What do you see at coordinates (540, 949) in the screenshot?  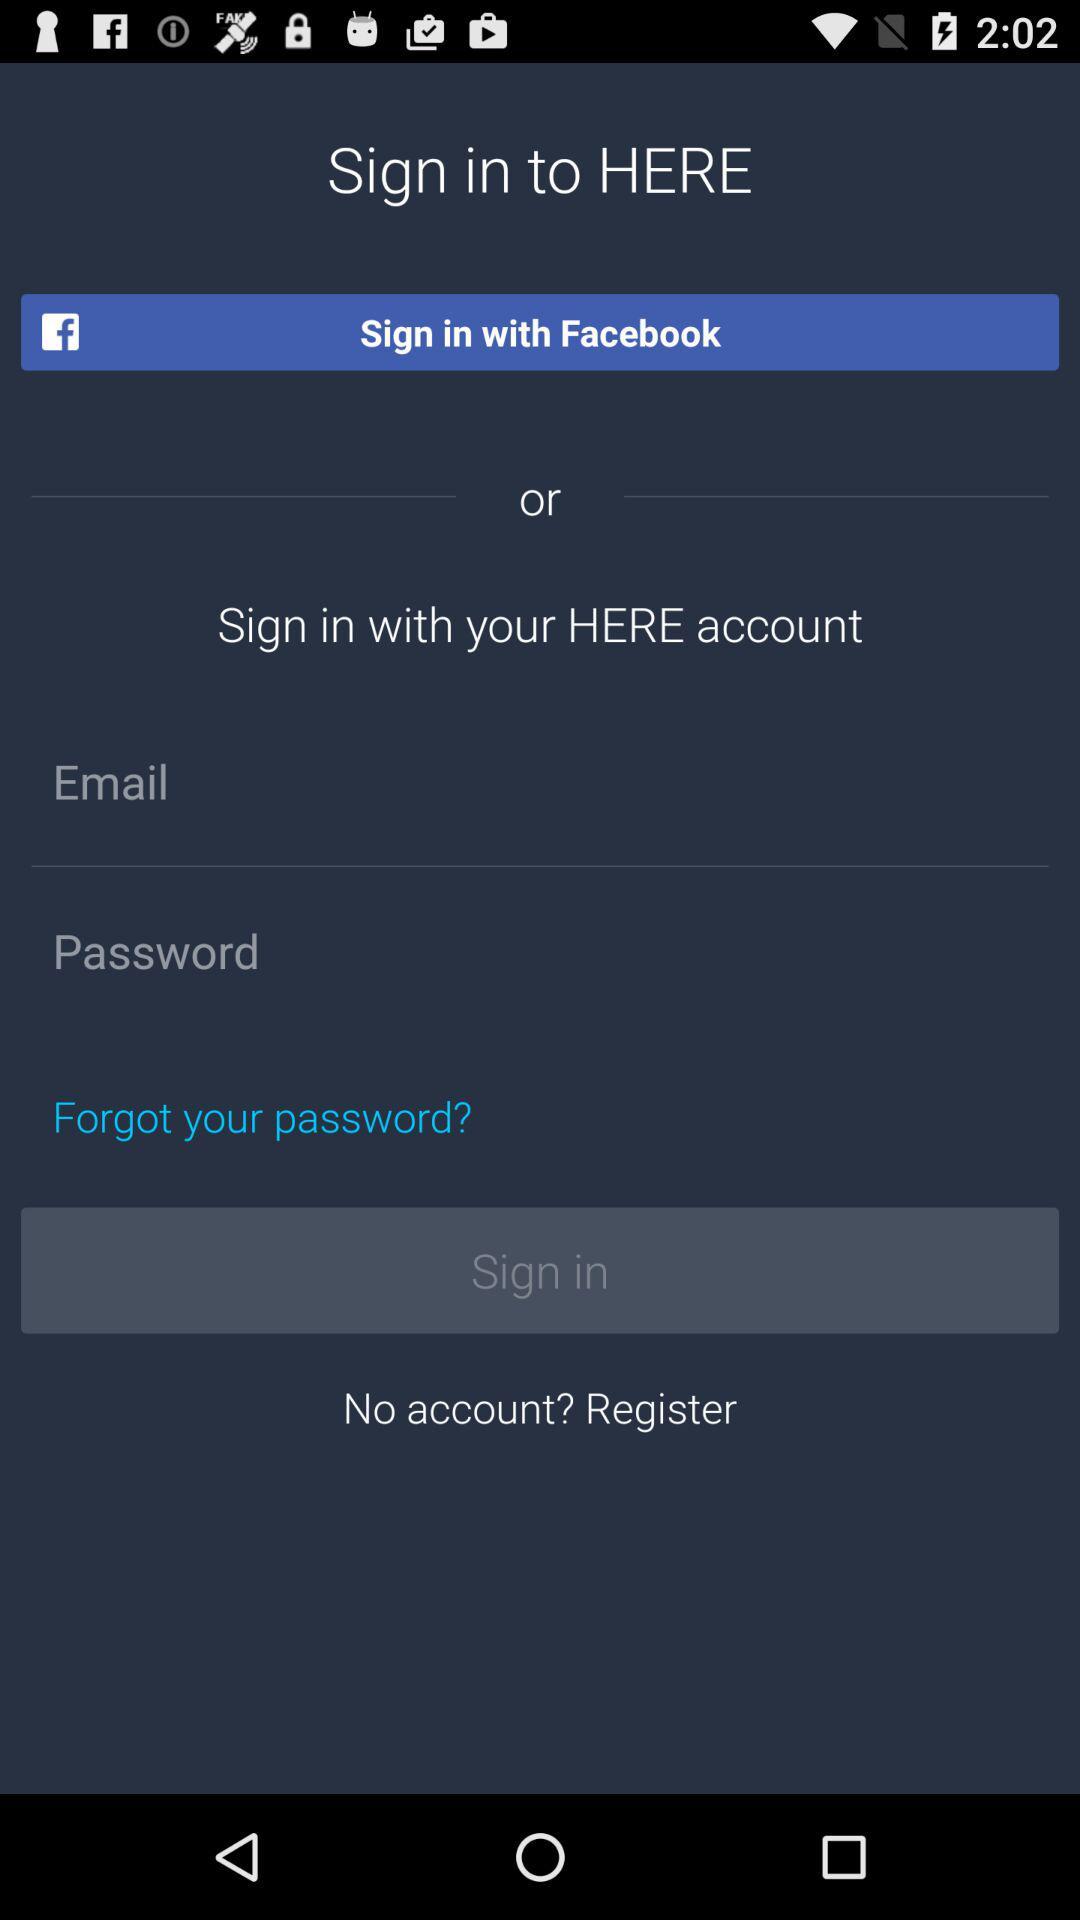 I see `the password` at bounding box center [540, 949].